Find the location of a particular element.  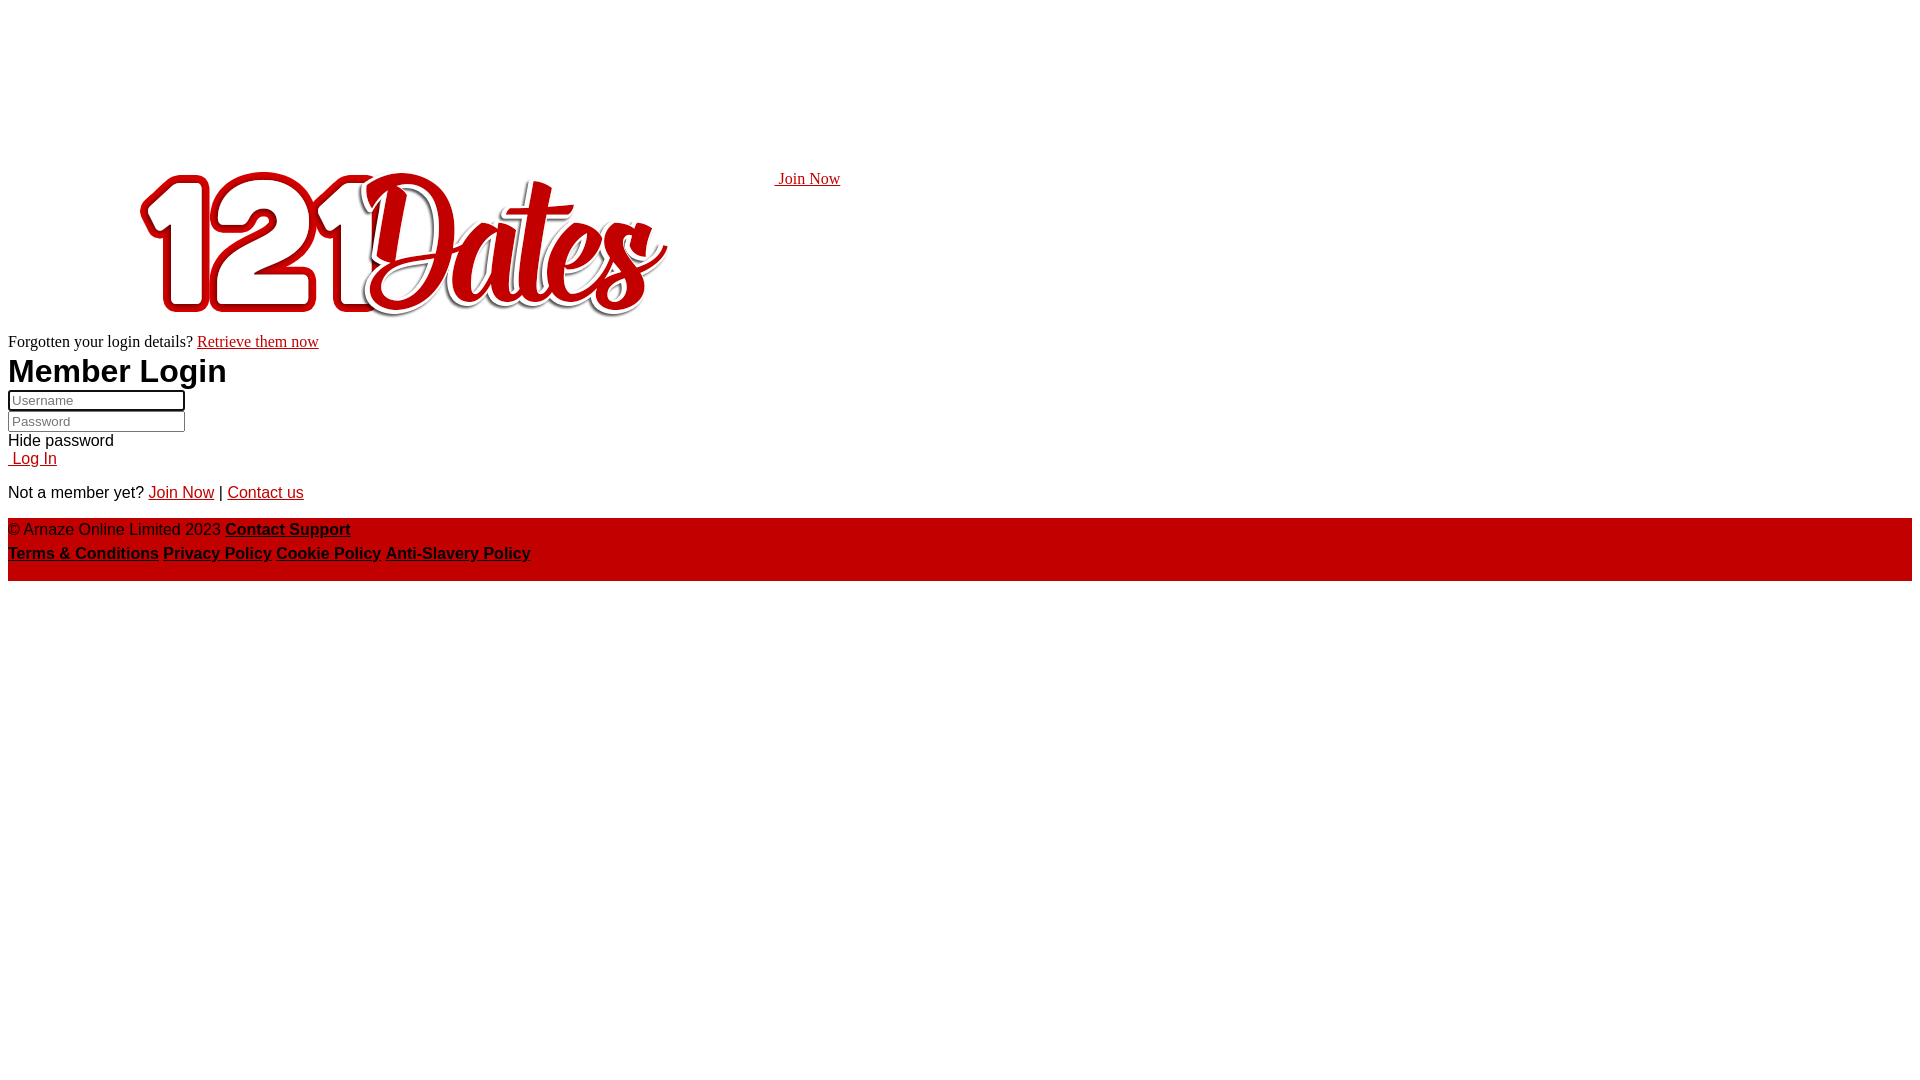

' Log In' is located at coordinates (32, 458).